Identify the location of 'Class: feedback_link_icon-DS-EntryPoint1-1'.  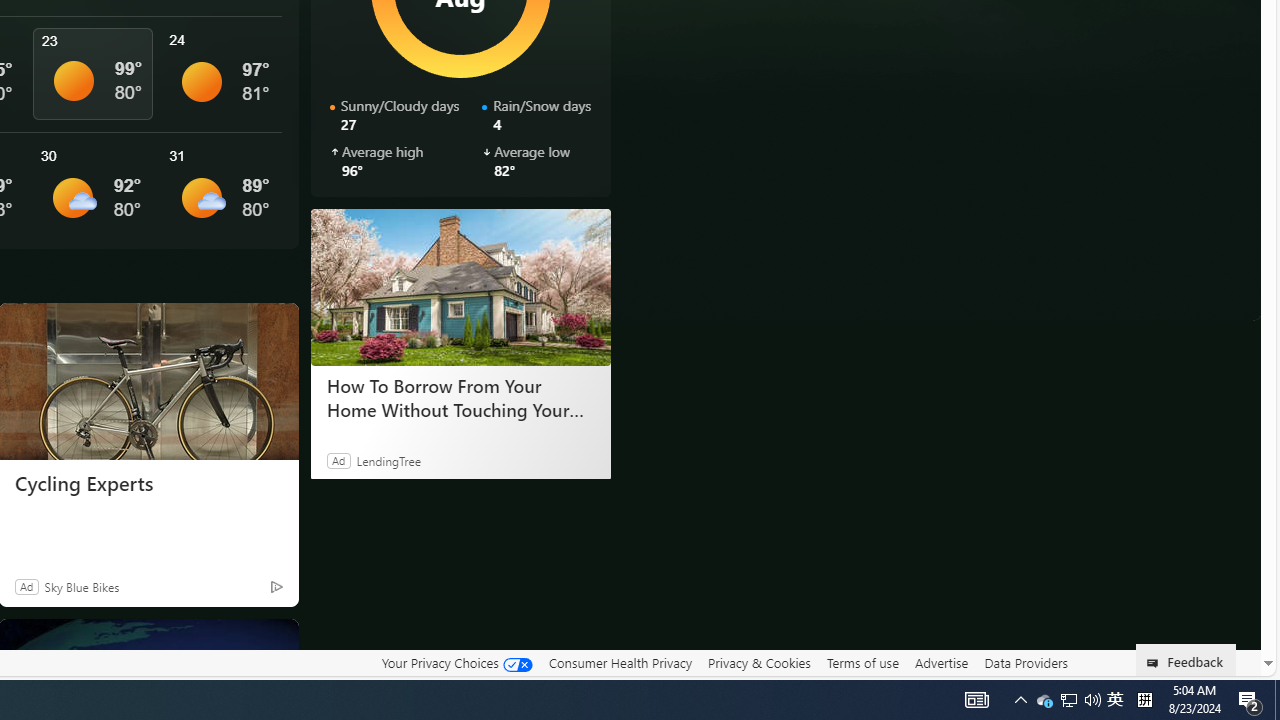
(1156, 663).